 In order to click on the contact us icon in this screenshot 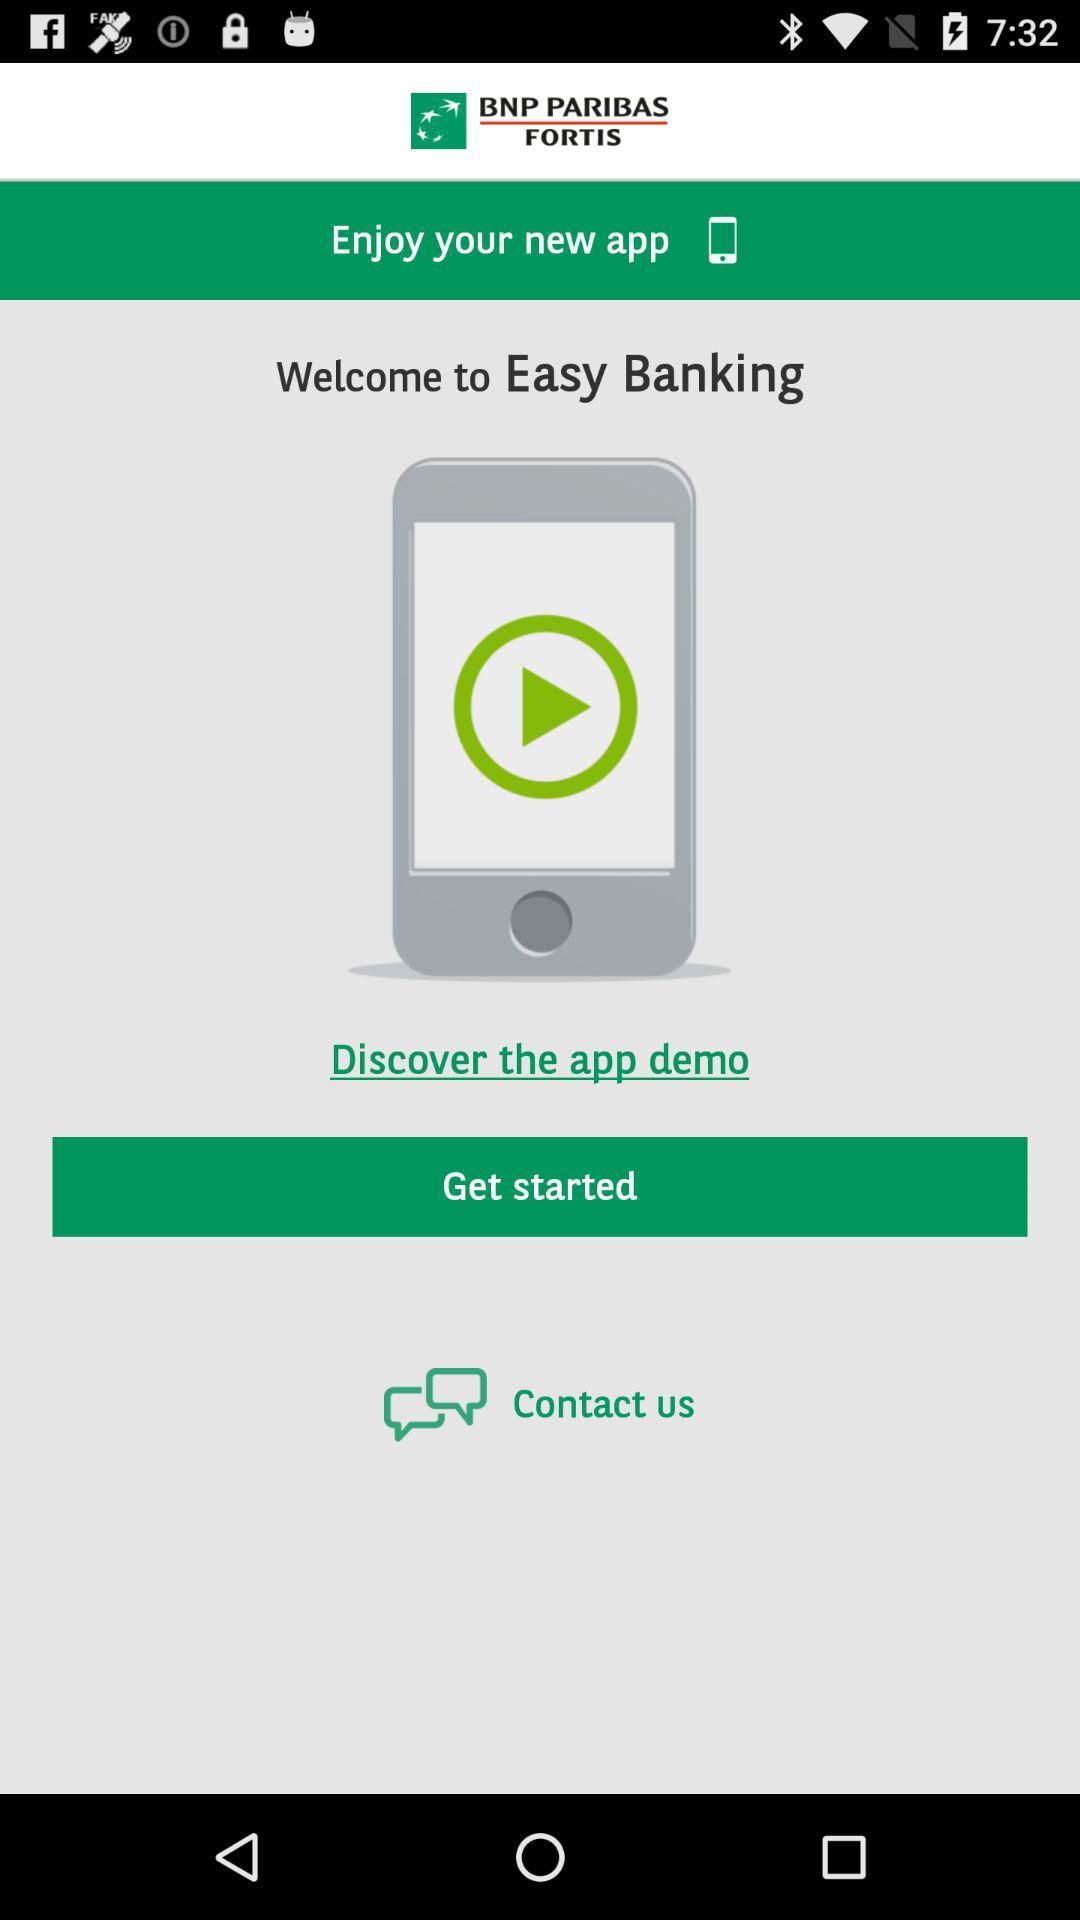, I will do `click(538, 1403)`.